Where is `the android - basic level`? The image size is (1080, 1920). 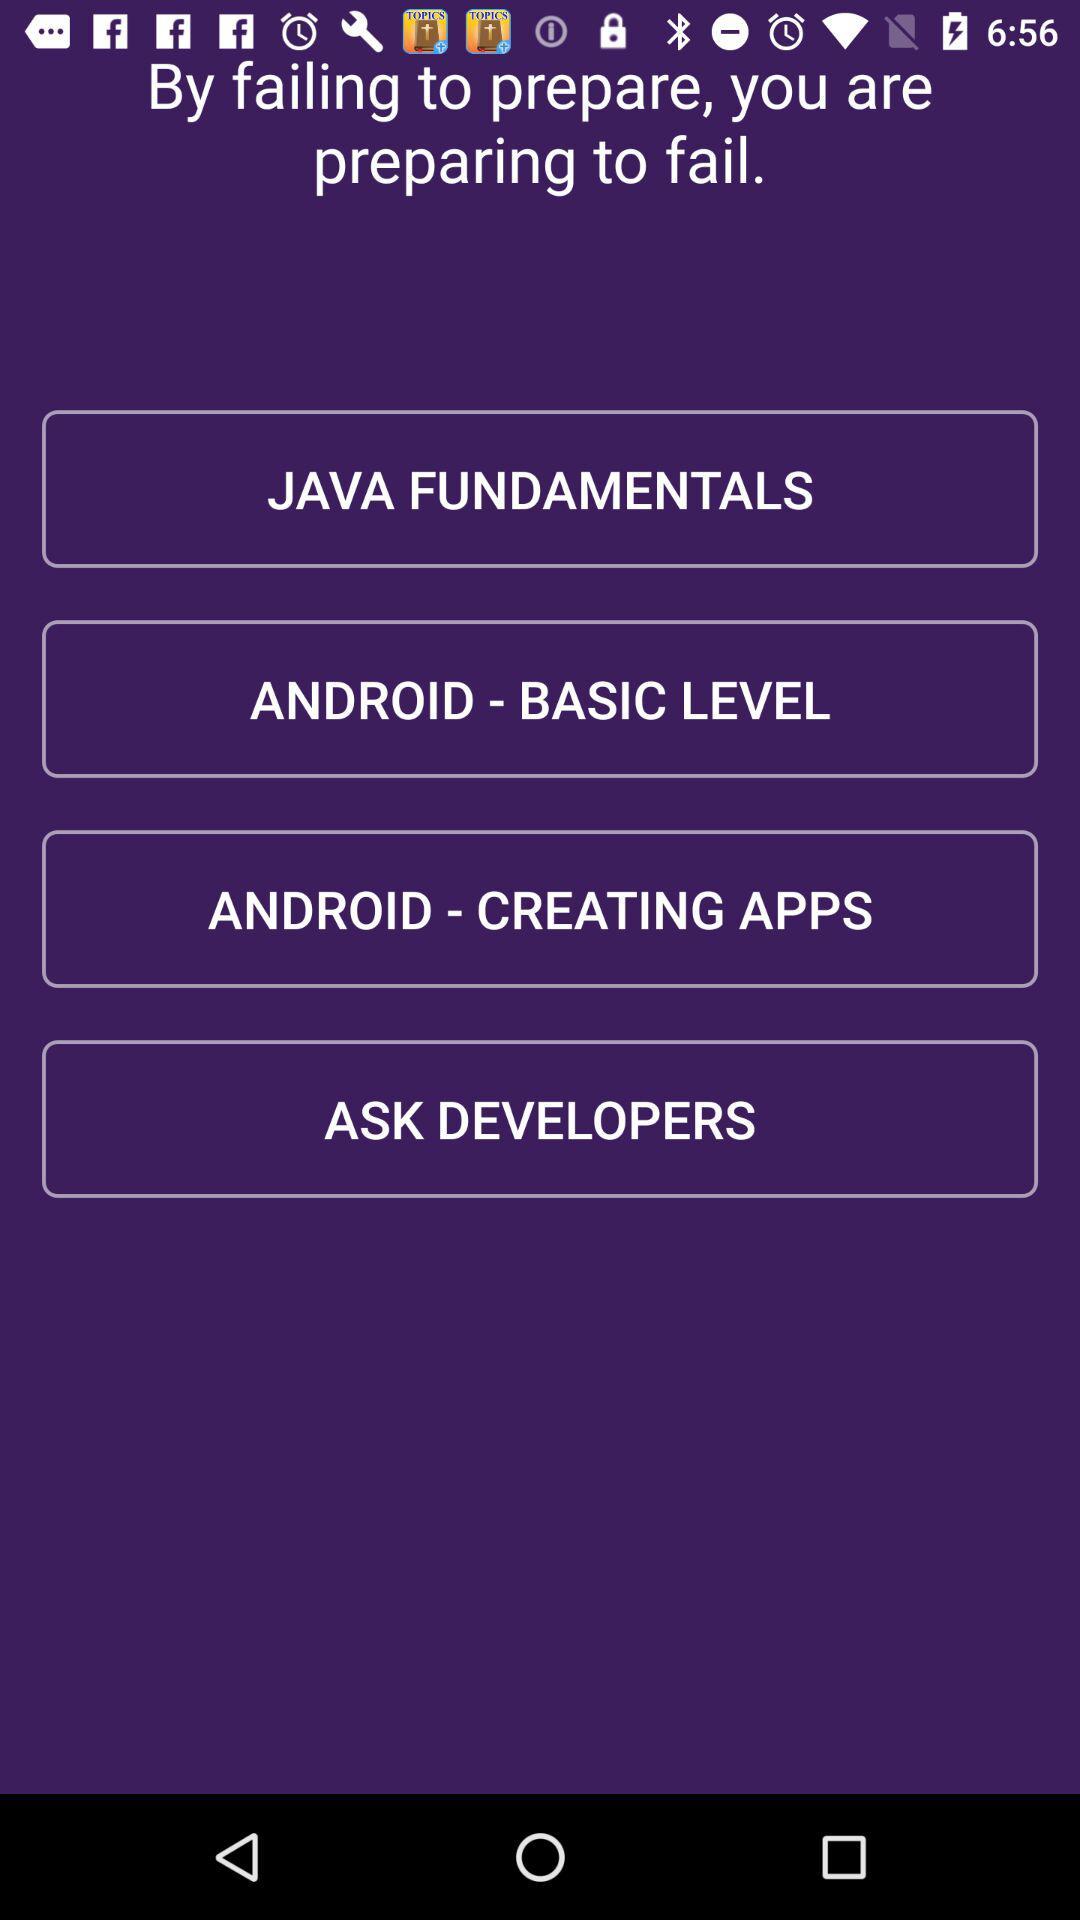 the android - basic level is located at coordinates (540, 699).